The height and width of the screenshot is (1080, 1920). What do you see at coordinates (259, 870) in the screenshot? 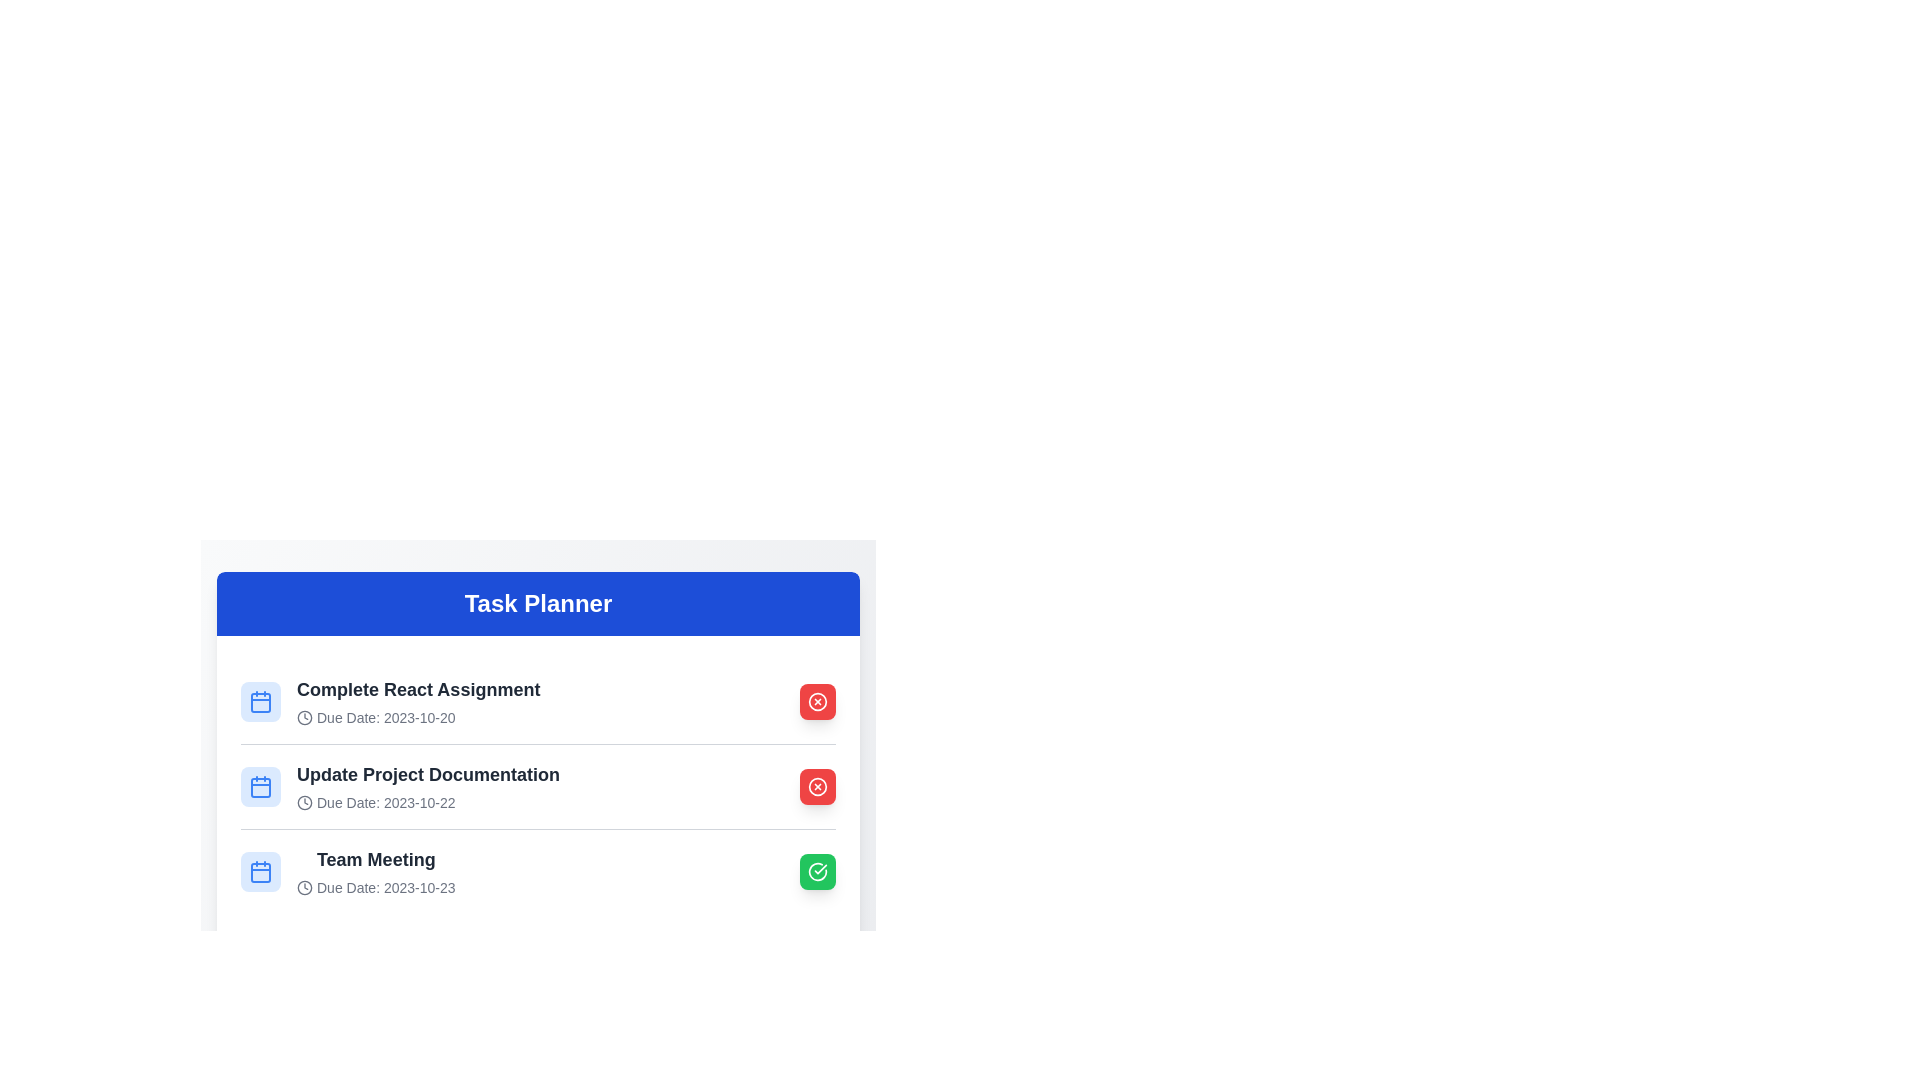
I see `the blue calendar icon located at the bottom-left side of the 'Team Meeting' card in the 'Task Planner' section` at bounding box center [259, 870].